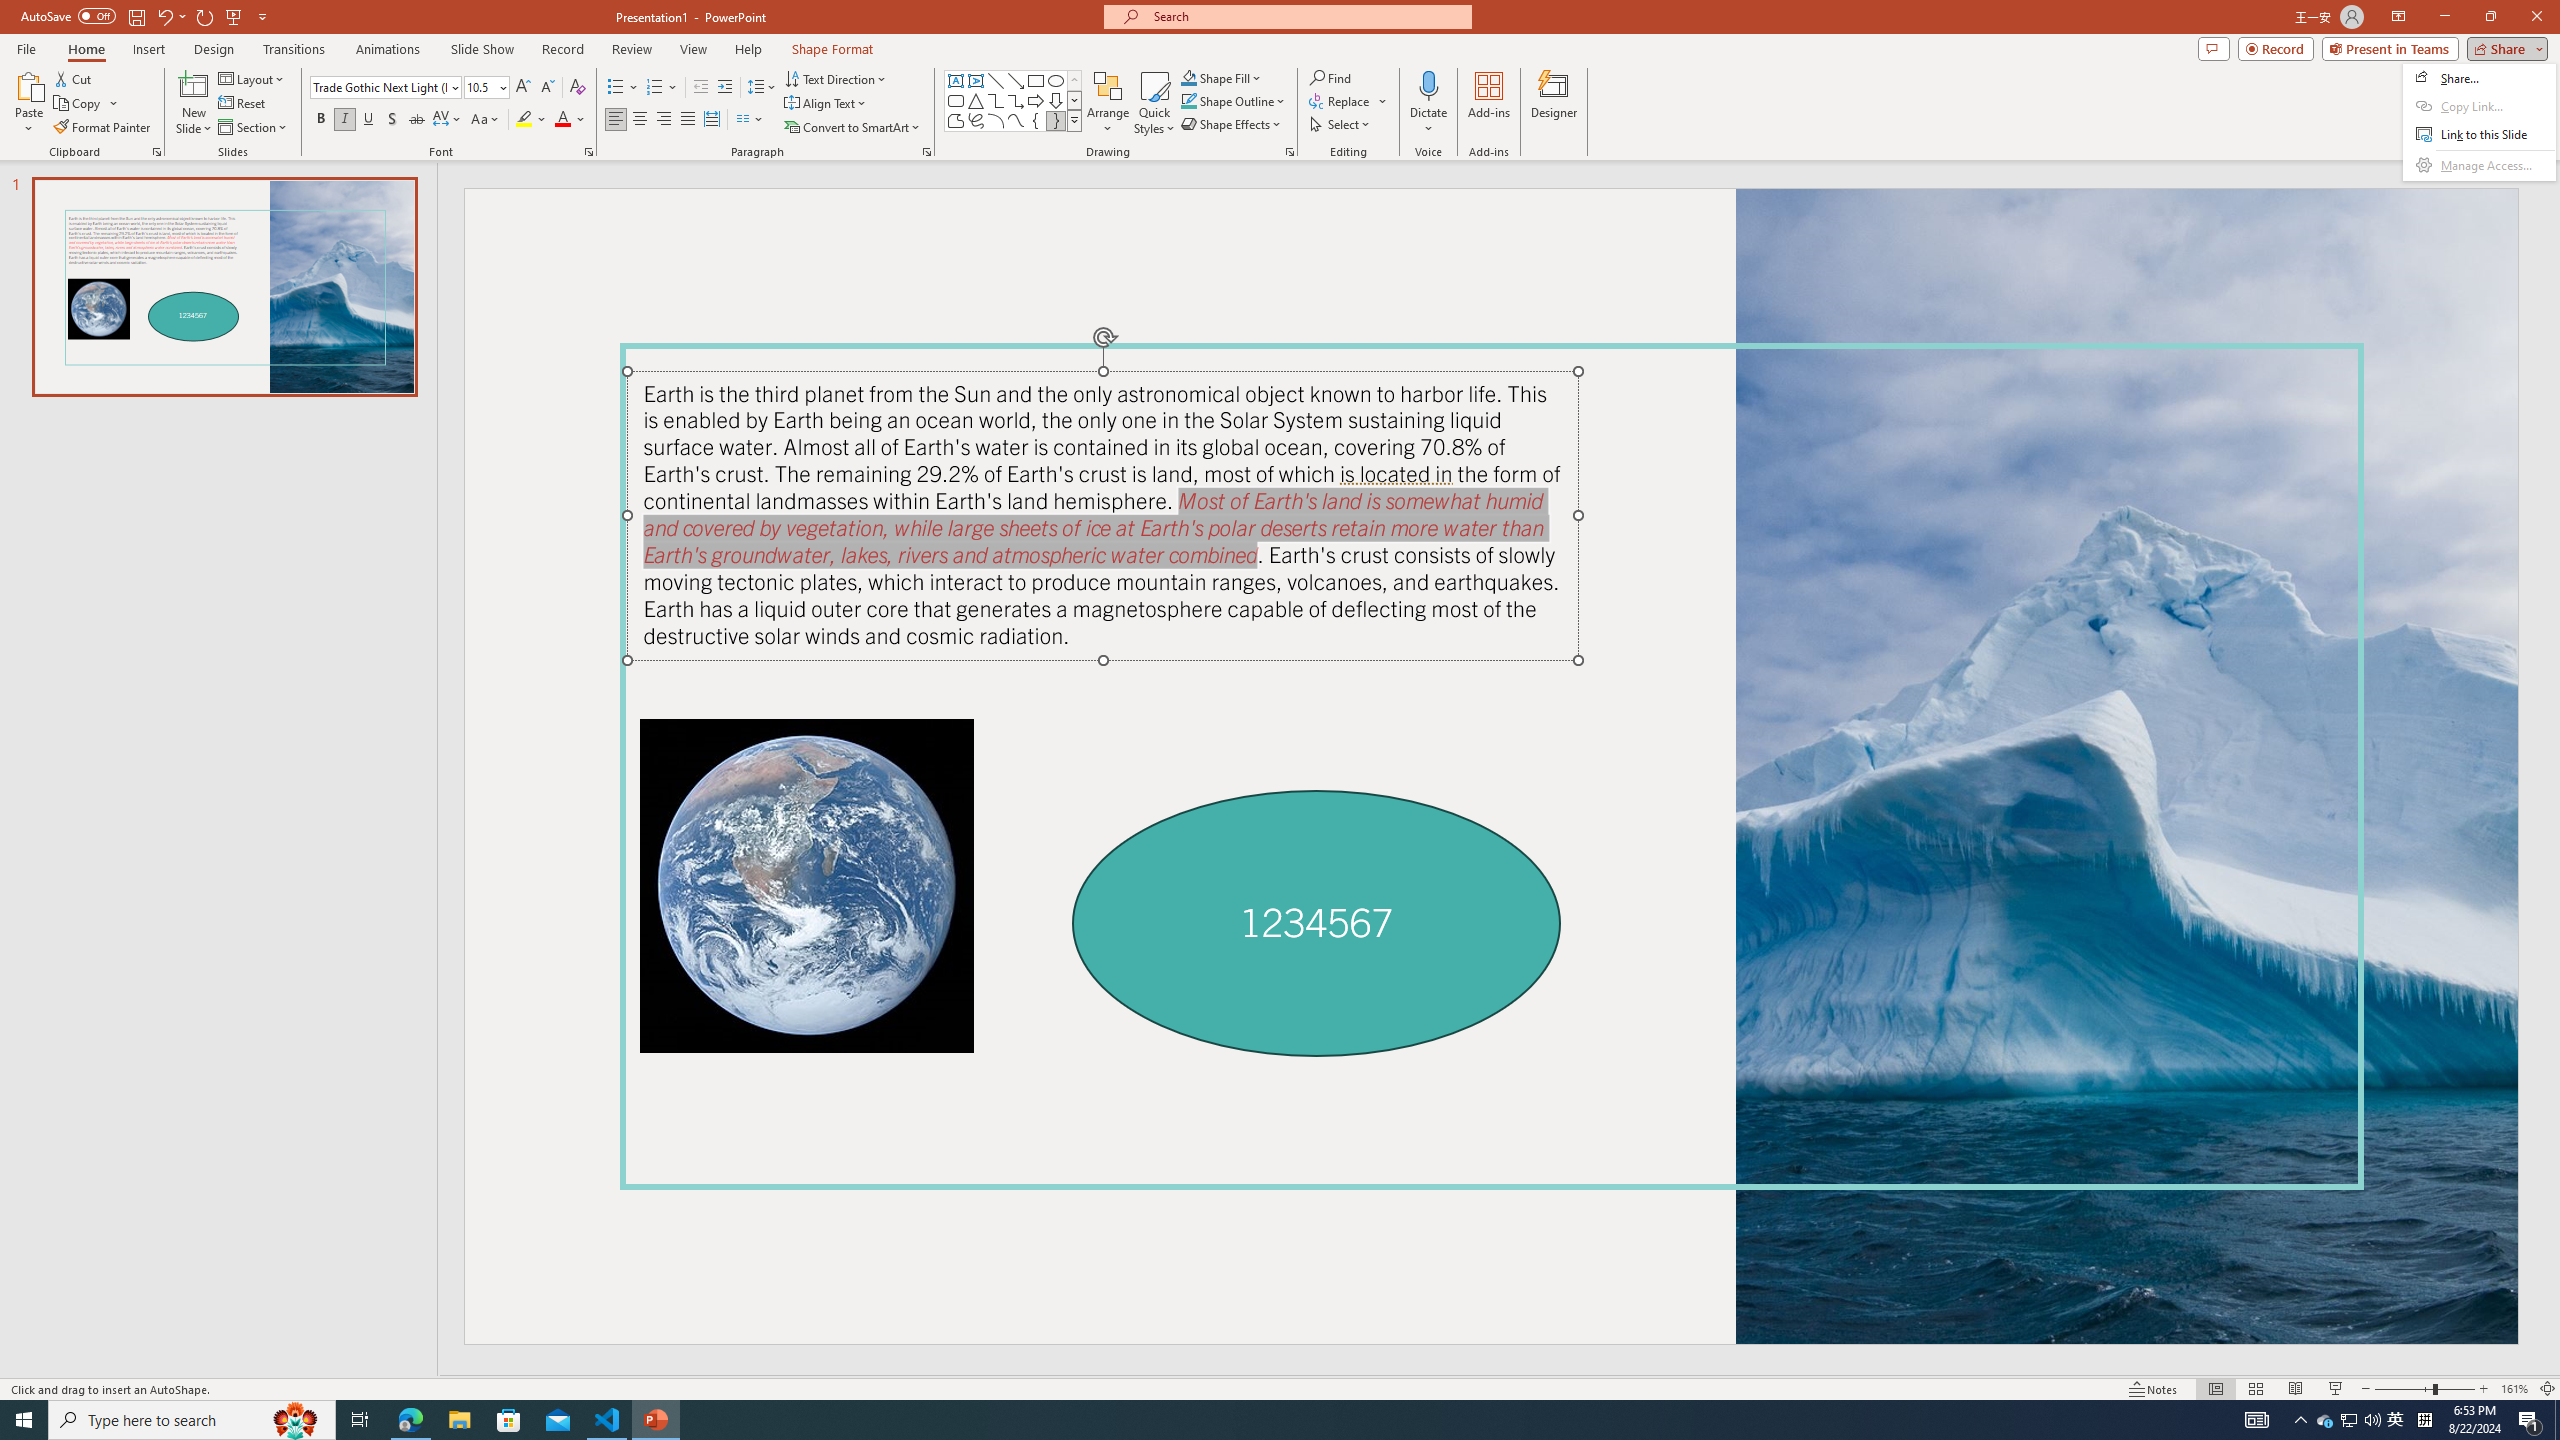 This screenshot has height=1440, width=2560. What do you see at coordinates (1189, 99) in the screenshot?
I see `'Shape Outline Teal, Accent 1'` at bounding box center [1189, 99].